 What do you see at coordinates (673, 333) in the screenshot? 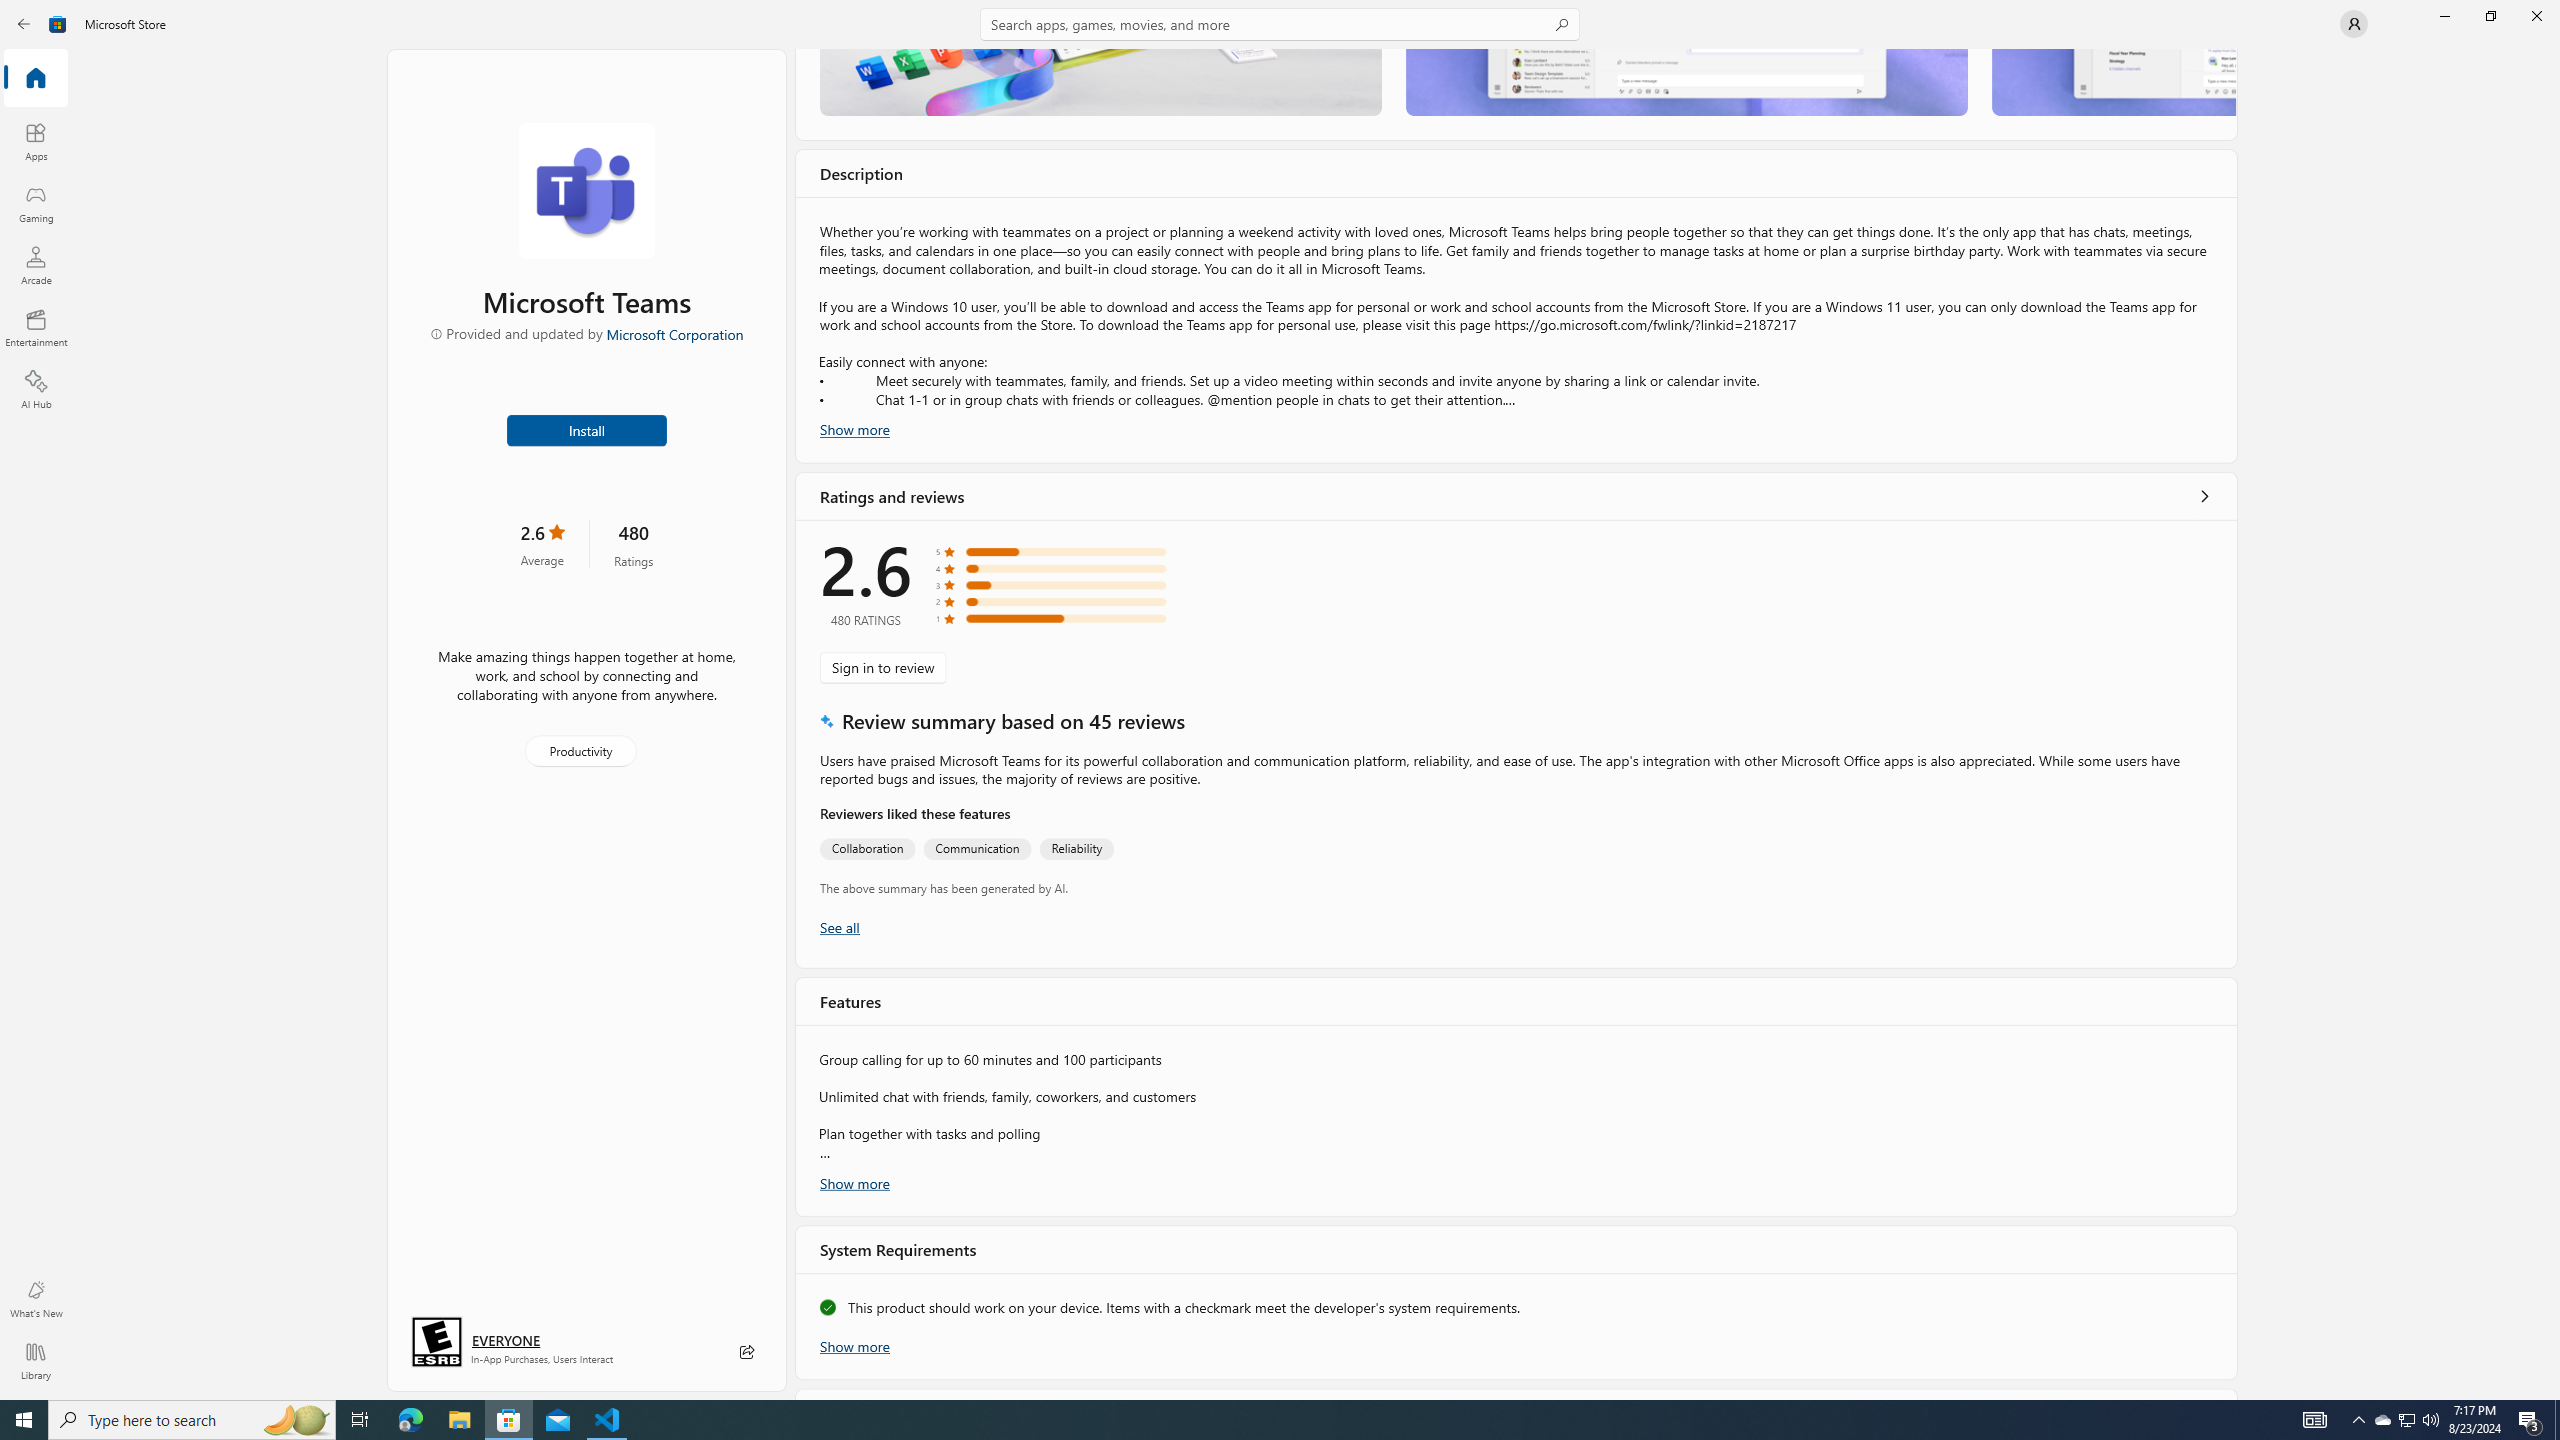
I see `'Microsoft Corporation'` at bounding box center [673, 333].